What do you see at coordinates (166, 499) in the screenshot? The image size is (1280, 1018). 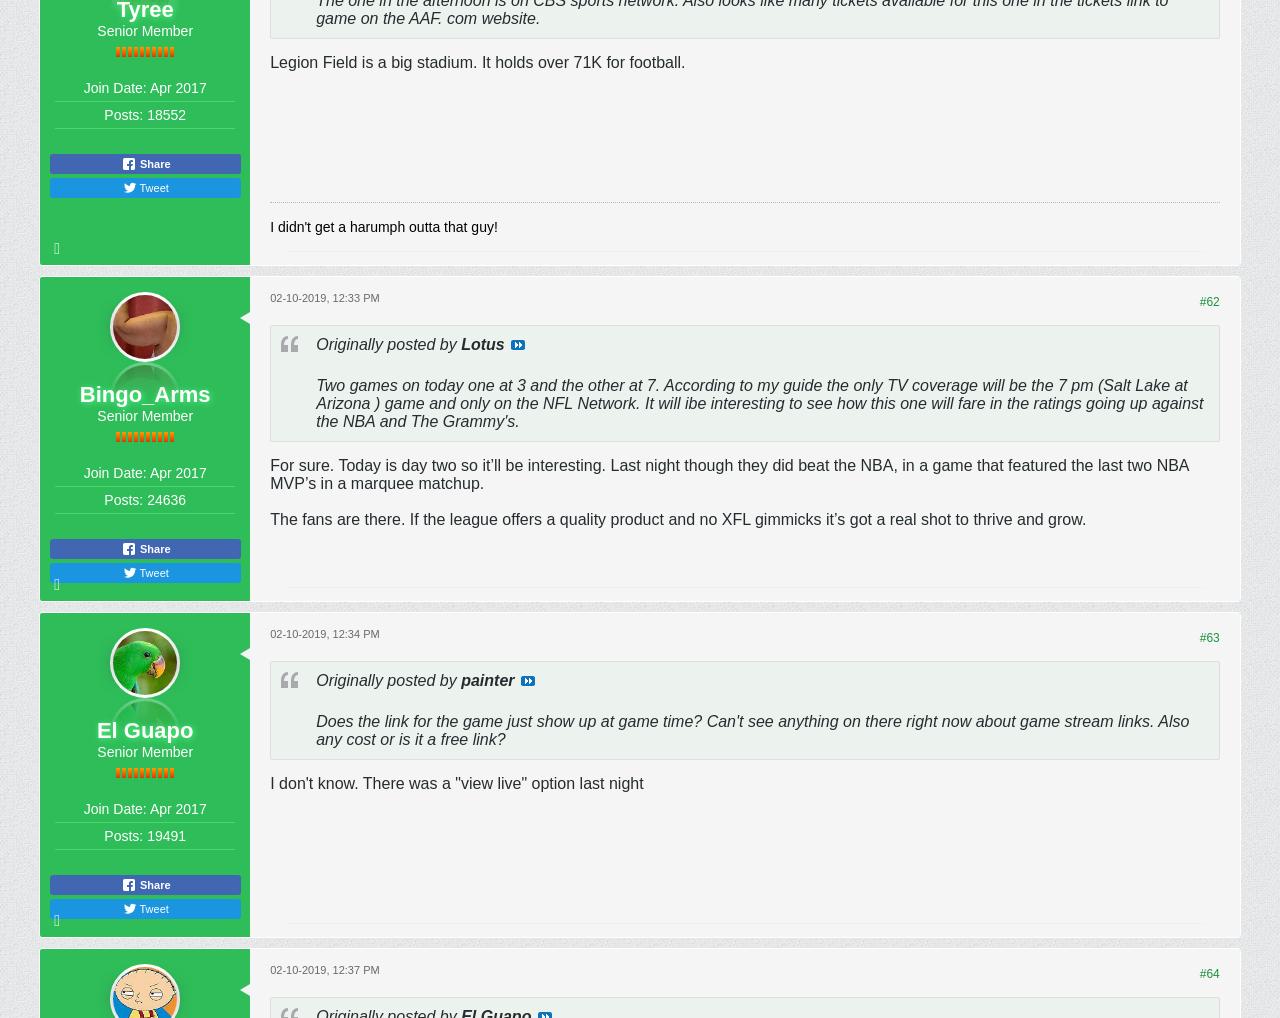 I see `'24636'` at bounding box center [166, 499].